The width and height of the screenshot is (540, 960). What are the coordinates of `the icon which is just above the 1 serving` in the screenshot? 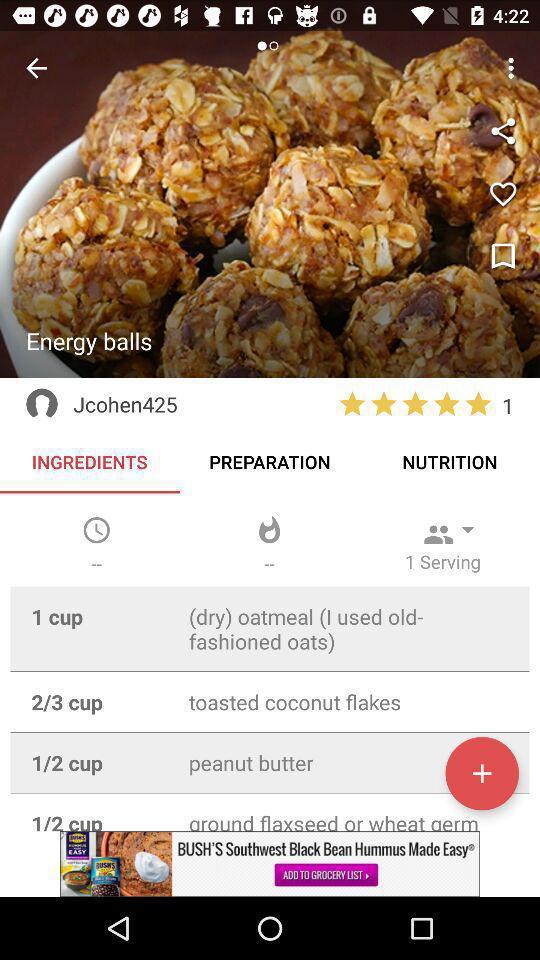 It's located at (438, 534).